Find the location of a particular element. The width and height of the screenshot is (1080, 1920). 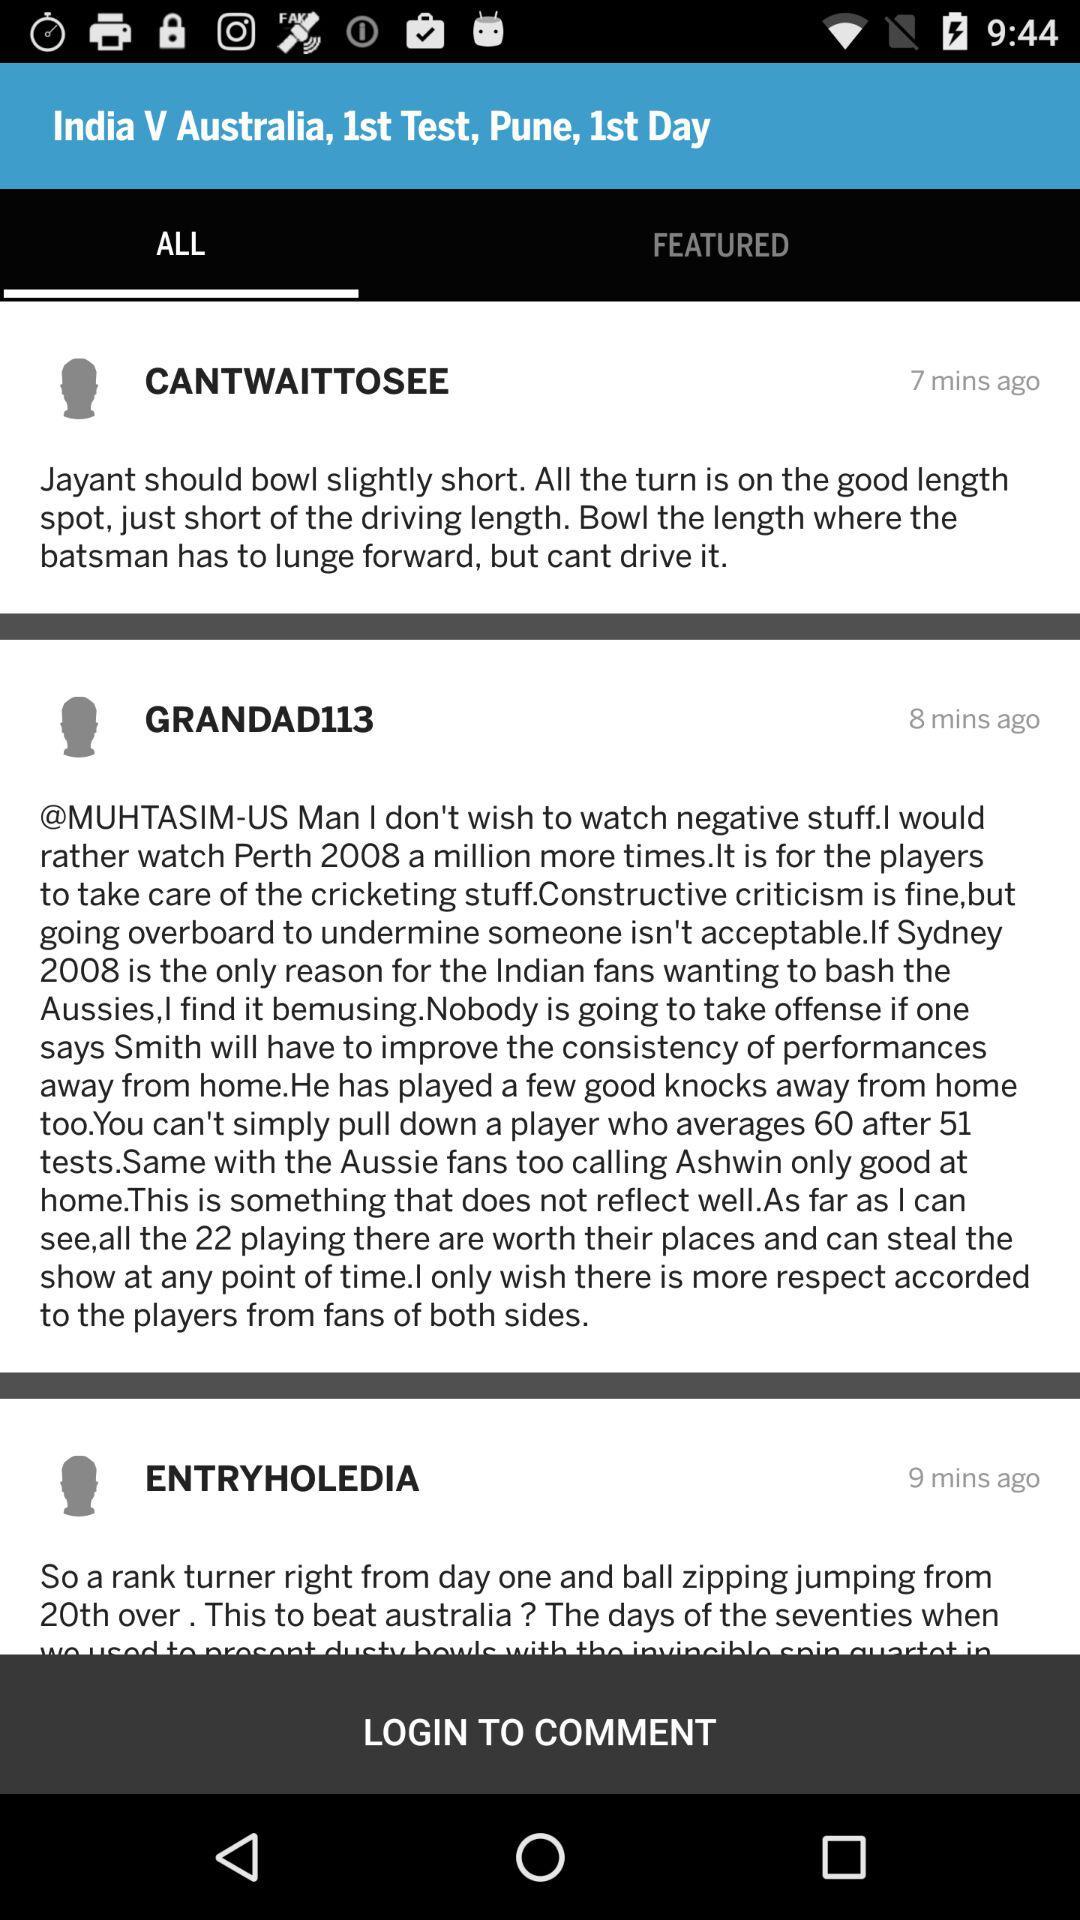

the grandad113 icon is located at coordinates (512, 718).